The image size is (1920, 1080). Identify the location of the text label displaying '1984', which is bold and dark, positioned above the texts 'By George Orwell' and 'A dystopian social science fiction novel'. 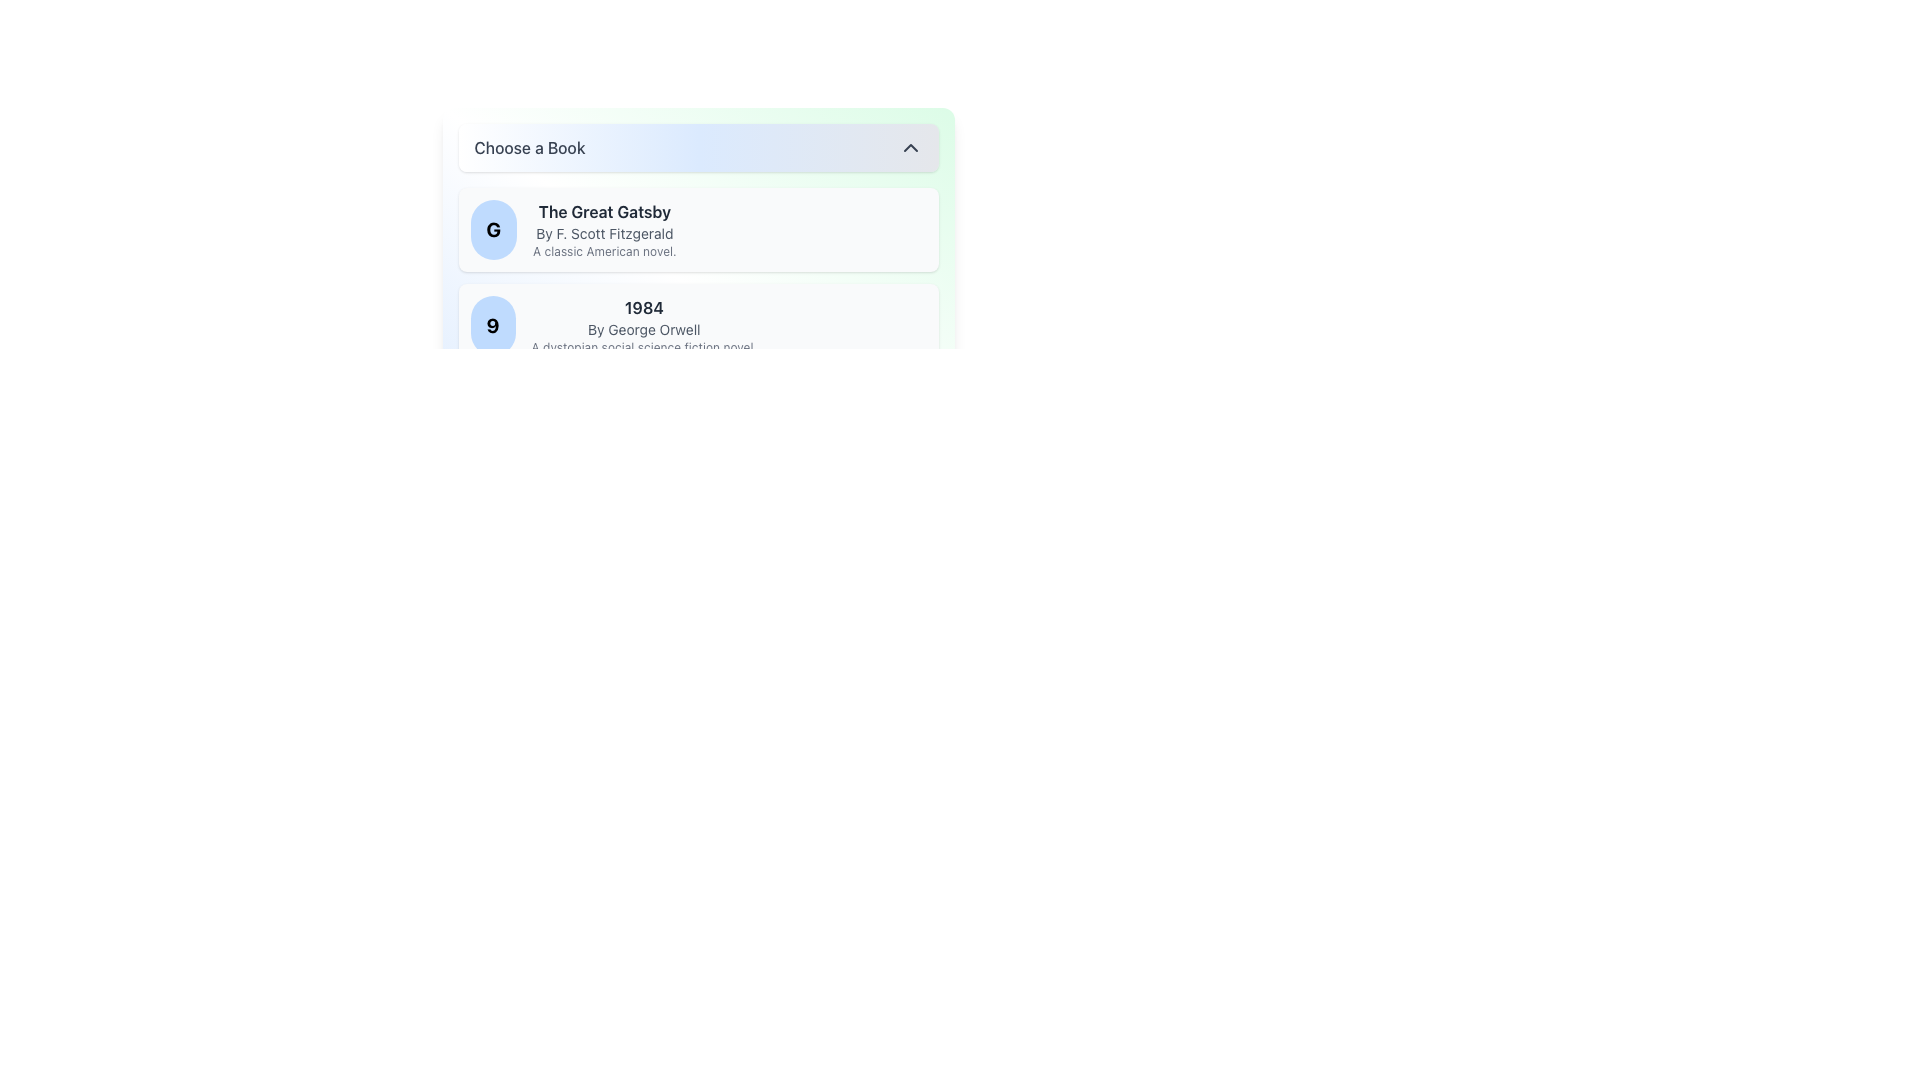
(644, 308).